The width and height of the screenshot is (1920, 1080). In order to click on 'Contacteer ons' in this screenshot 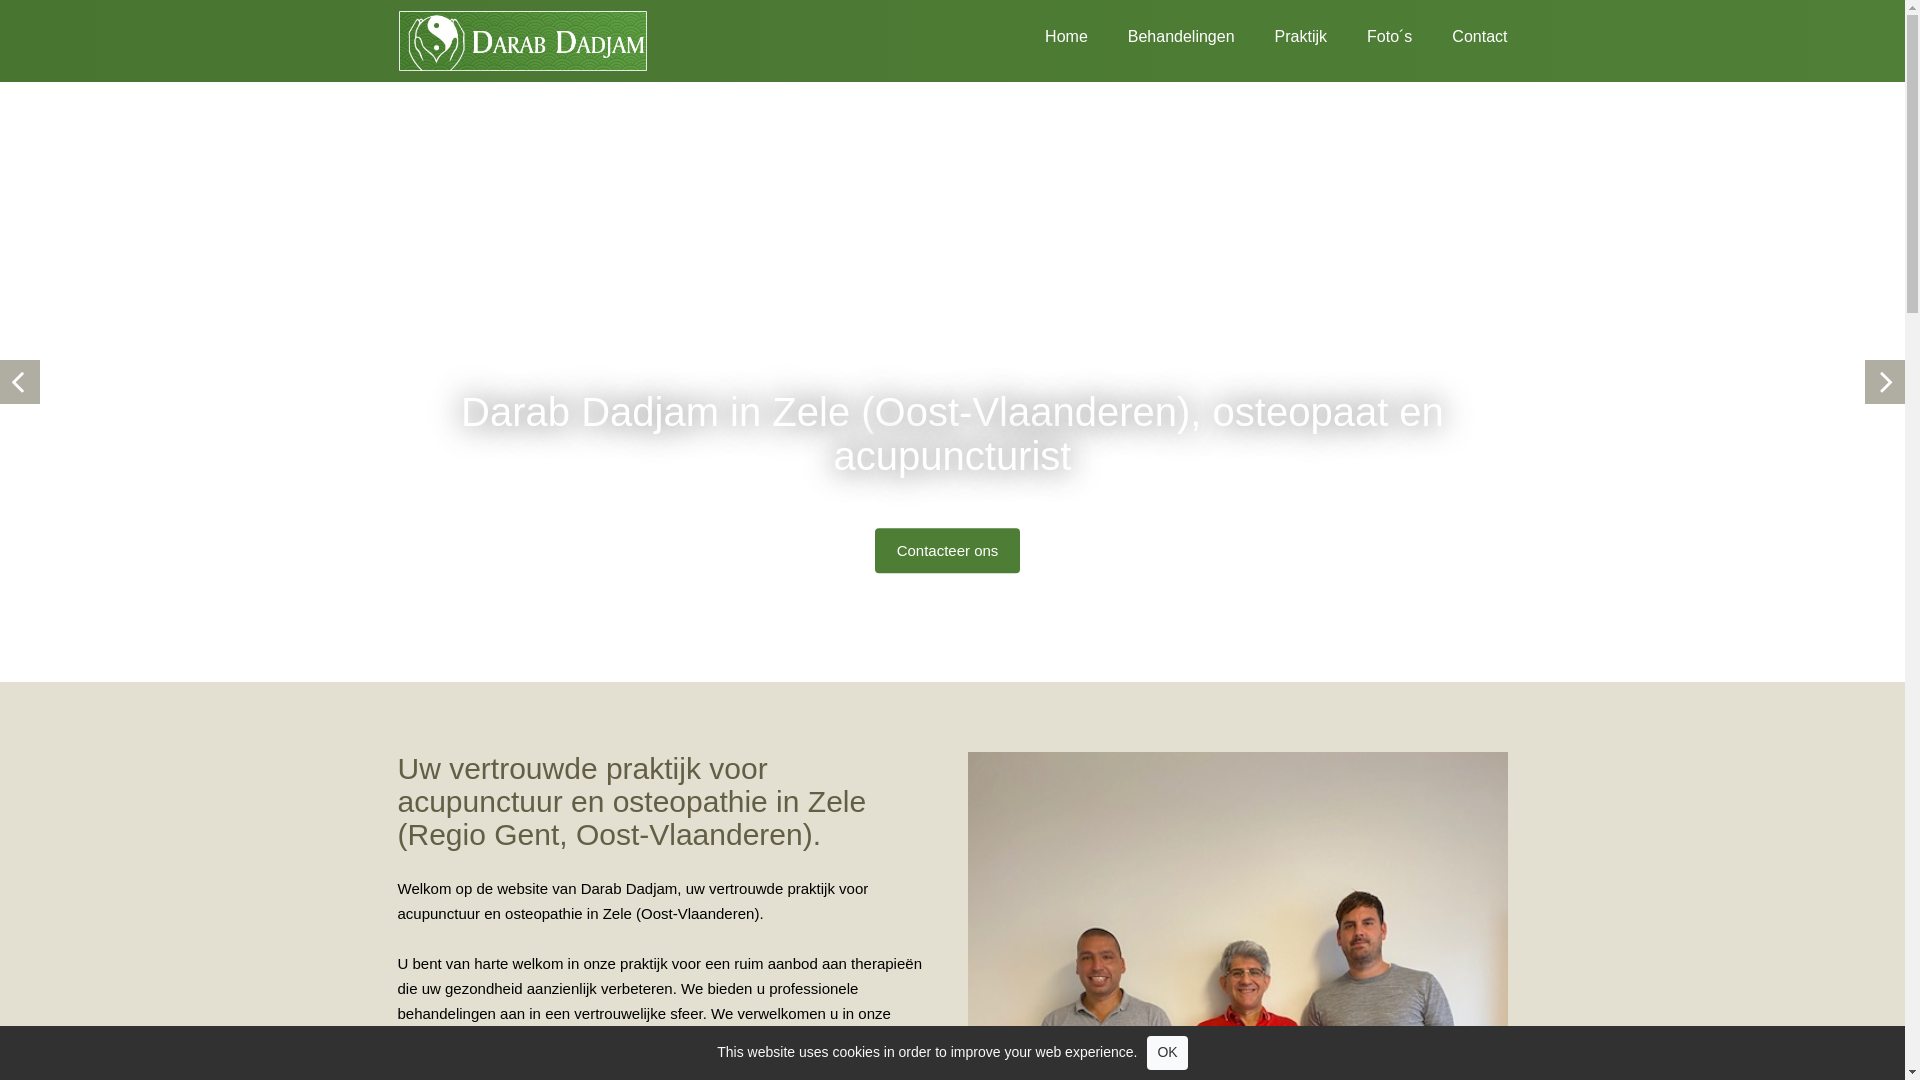, I will do `click(947, 550)`.